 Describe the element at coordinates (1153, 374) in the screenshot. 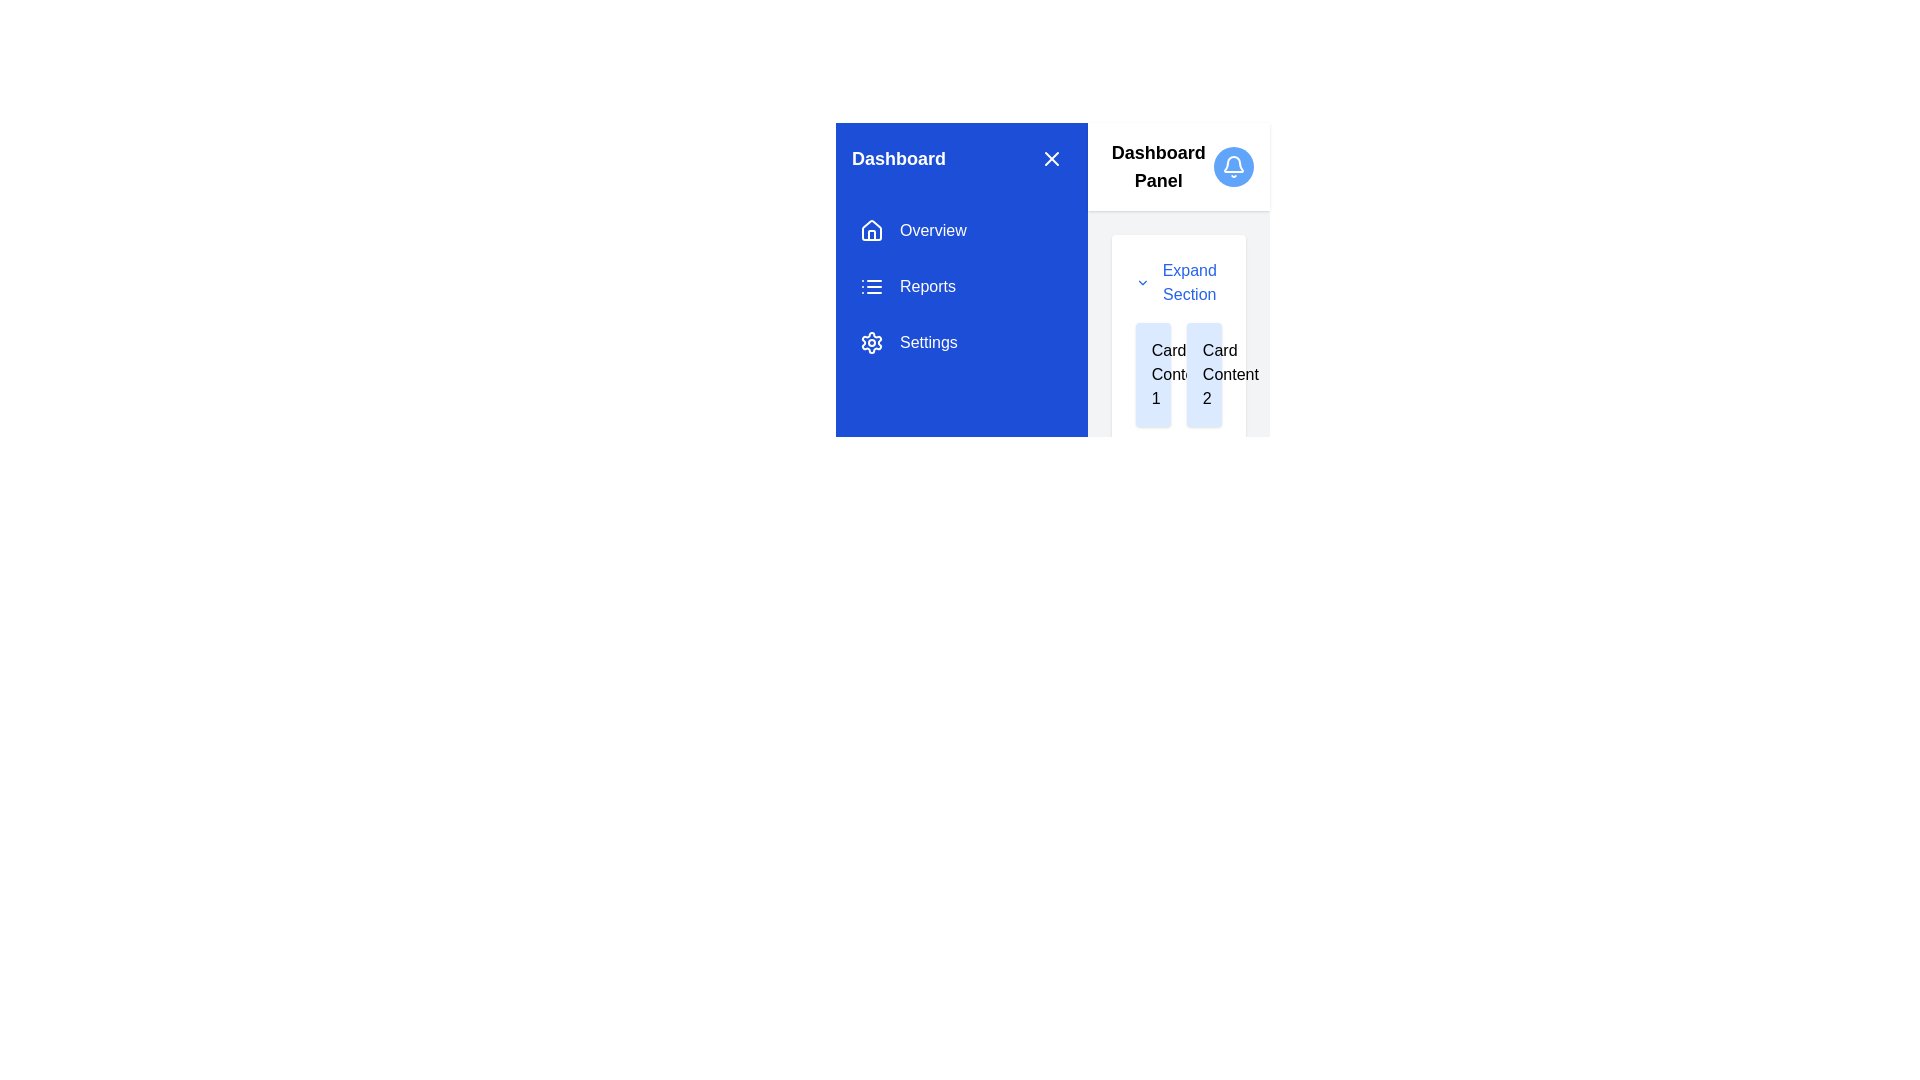

I see `the text label that serves as a descriptor for the leftmost card in the Dashboard Panel section` at that location.